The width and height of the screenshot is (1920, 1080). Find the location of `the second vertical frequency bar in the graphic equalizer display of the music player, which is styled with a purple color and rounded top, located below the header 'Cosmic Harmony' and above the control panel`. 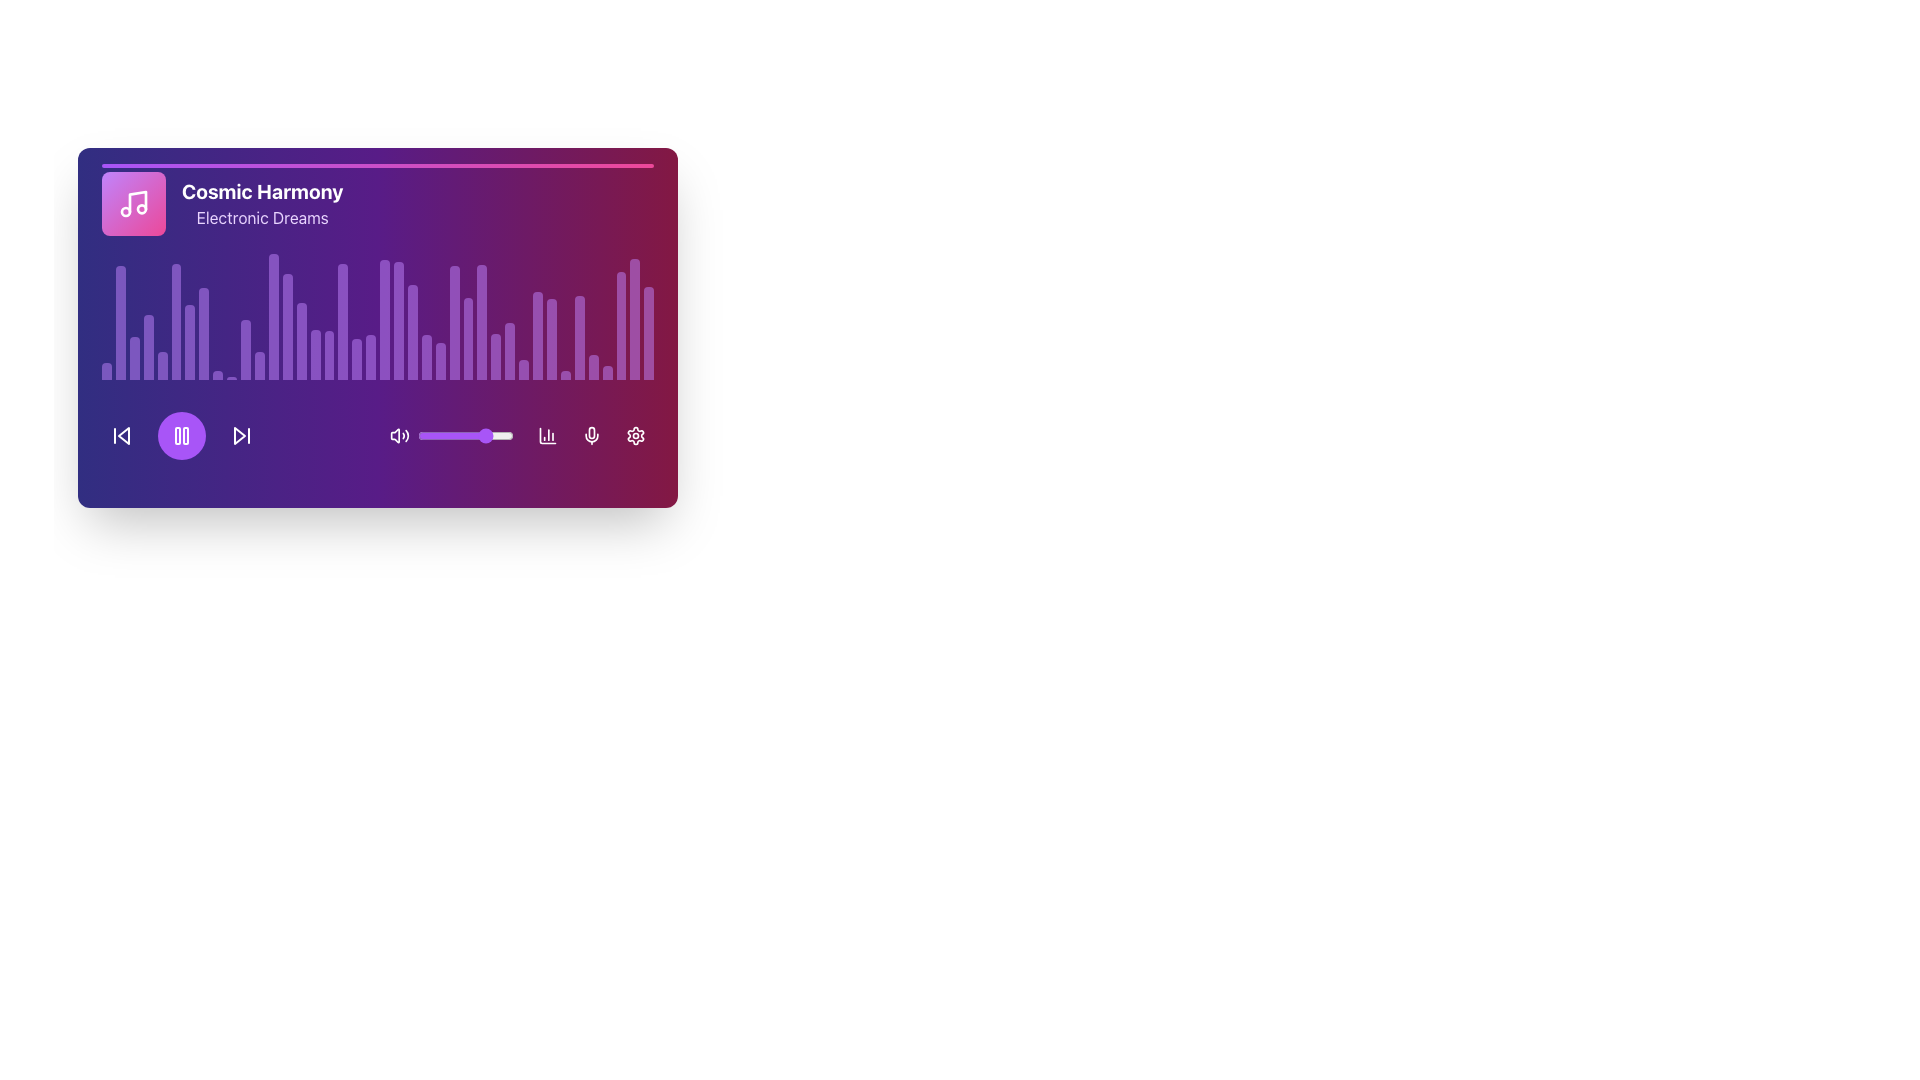

the second vertical frequency bar in the graphic equalizer display of the music player, which is styled with a purple color and rounded top, located below the header 'Cosmic Harmony' and above the control panel is located at coordinates (119, 322).